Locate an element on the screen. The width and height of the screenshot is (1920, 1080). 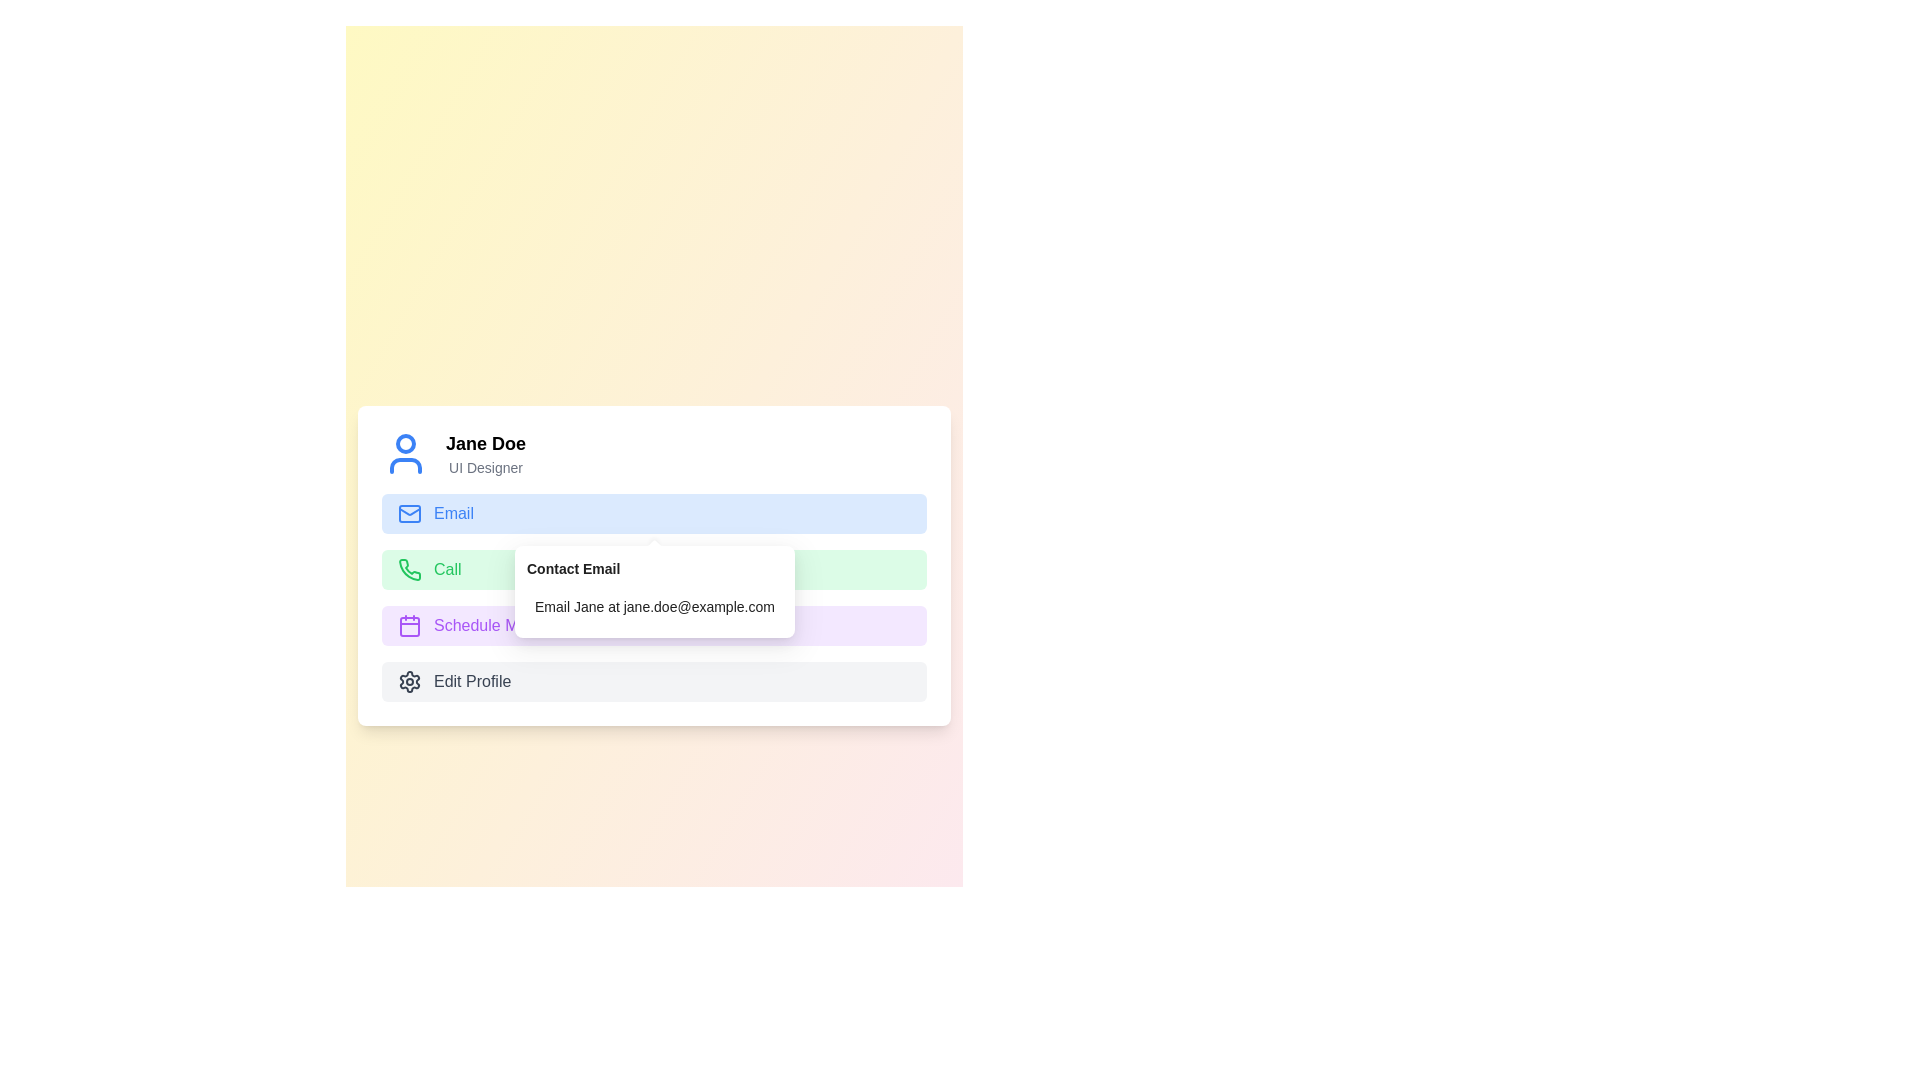
the gear icon that serves as the settings button is located at coordinates (408, 681).